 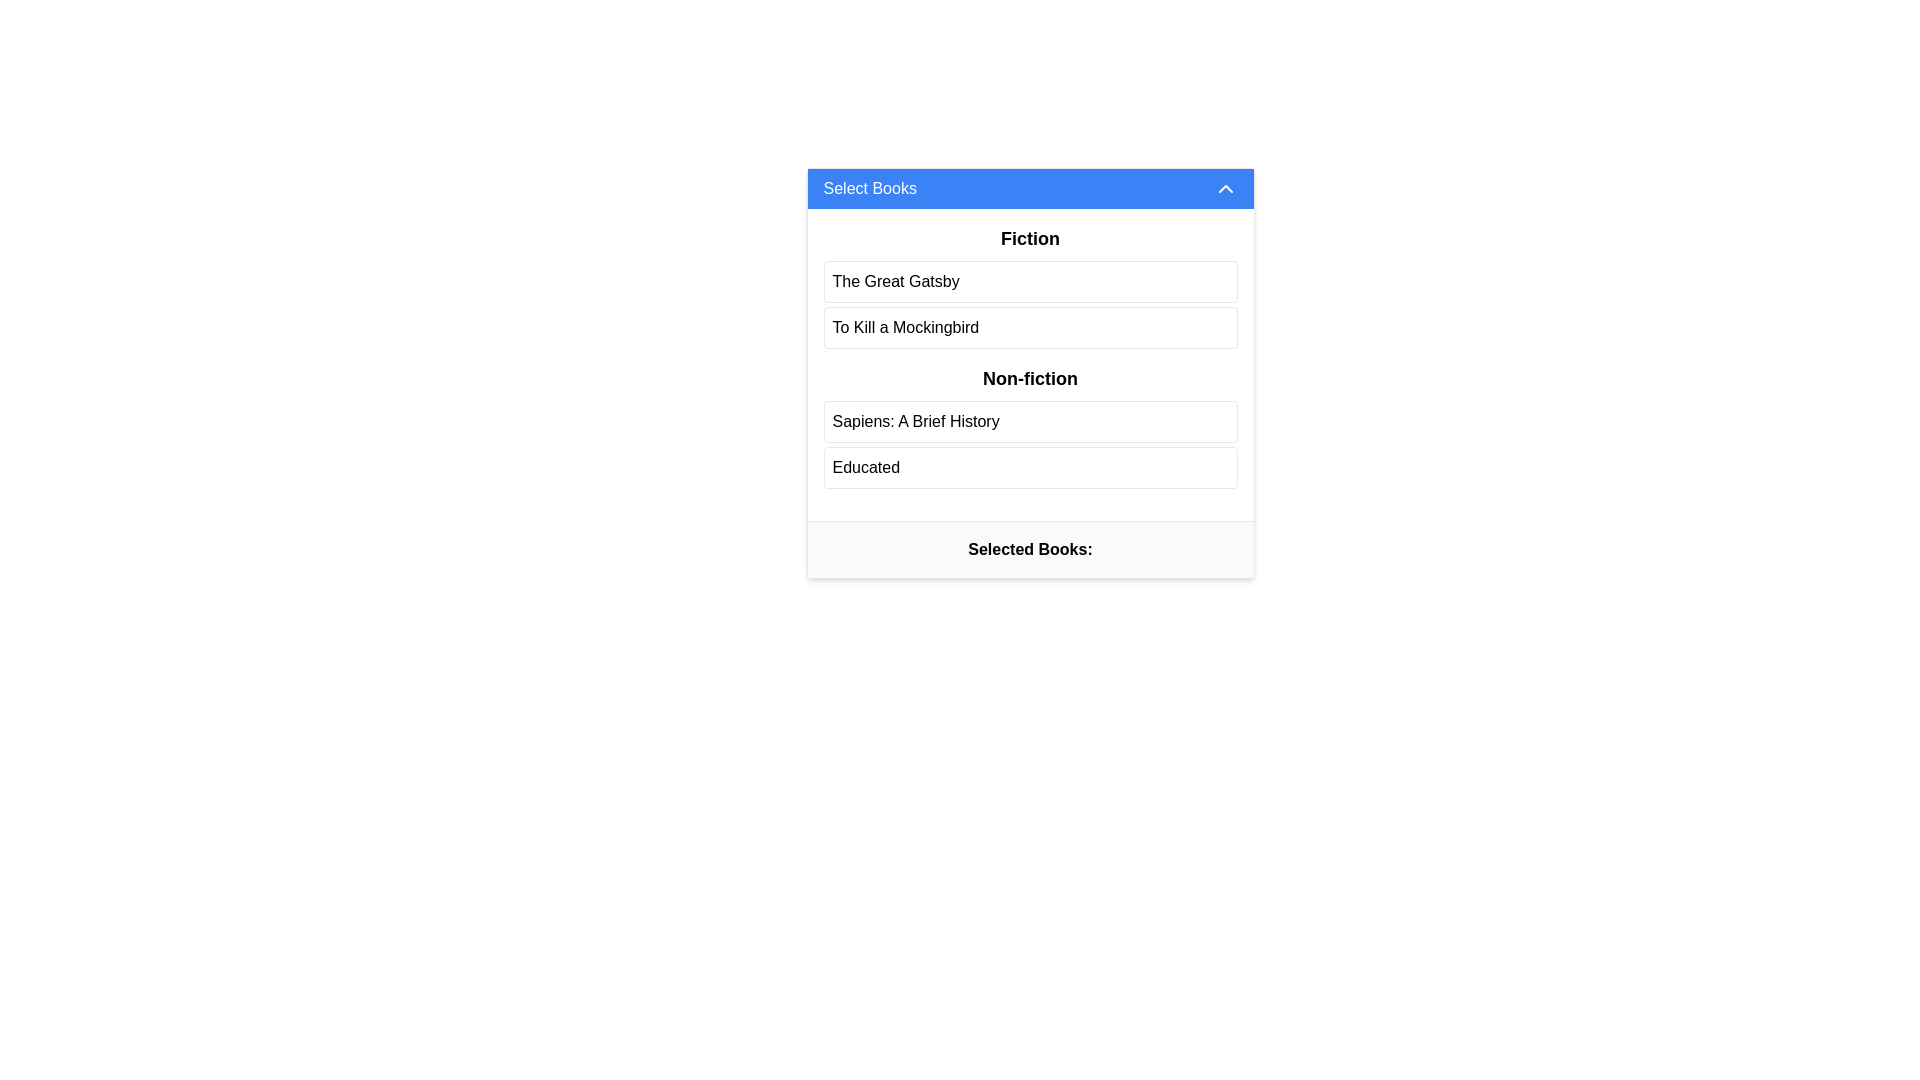 What do you see at coordinates (866, 467) in the screenshot?
I see `the text item displaying 'Educated' located` at bounding box center [866, 467].